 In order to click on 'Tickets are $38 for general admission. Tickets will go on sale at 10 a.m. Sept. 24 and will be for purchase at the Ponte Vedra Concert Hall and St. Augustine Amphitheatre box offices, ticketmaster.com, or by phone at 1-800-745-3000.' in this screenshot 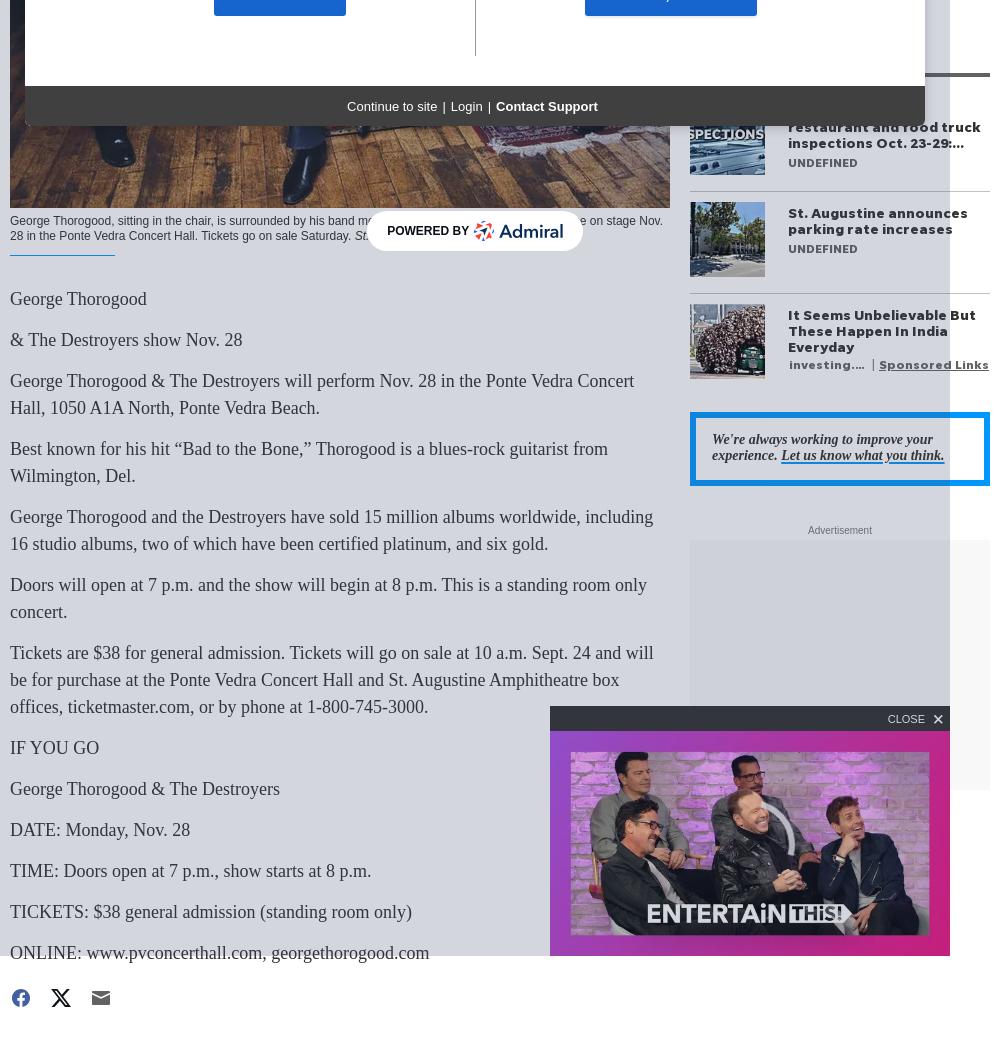, I will do `click(330, 678)`.